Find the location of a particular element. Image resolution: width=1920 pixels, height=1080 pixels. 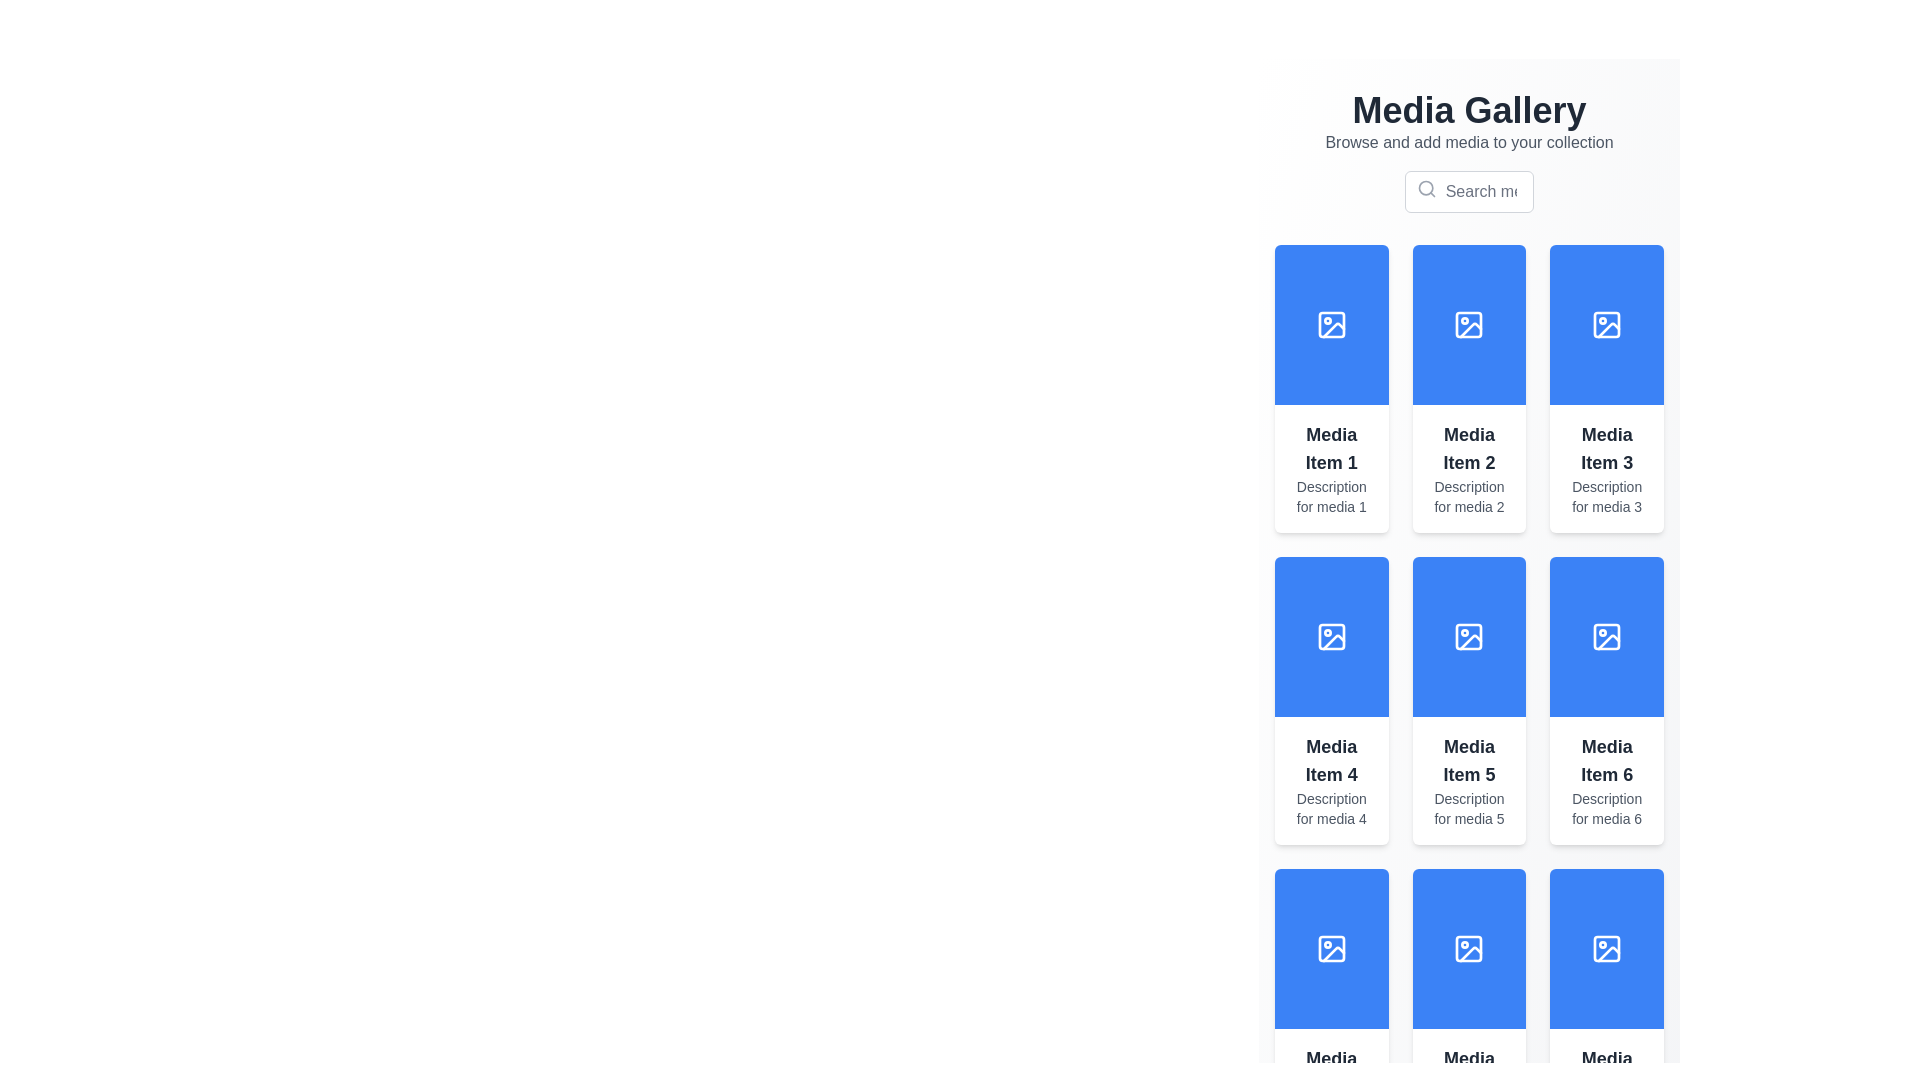

the SVG graphic icon that represents an image media type, located in the sixth card of the grid layout in the gallery is located at coordinates (1469, 947).